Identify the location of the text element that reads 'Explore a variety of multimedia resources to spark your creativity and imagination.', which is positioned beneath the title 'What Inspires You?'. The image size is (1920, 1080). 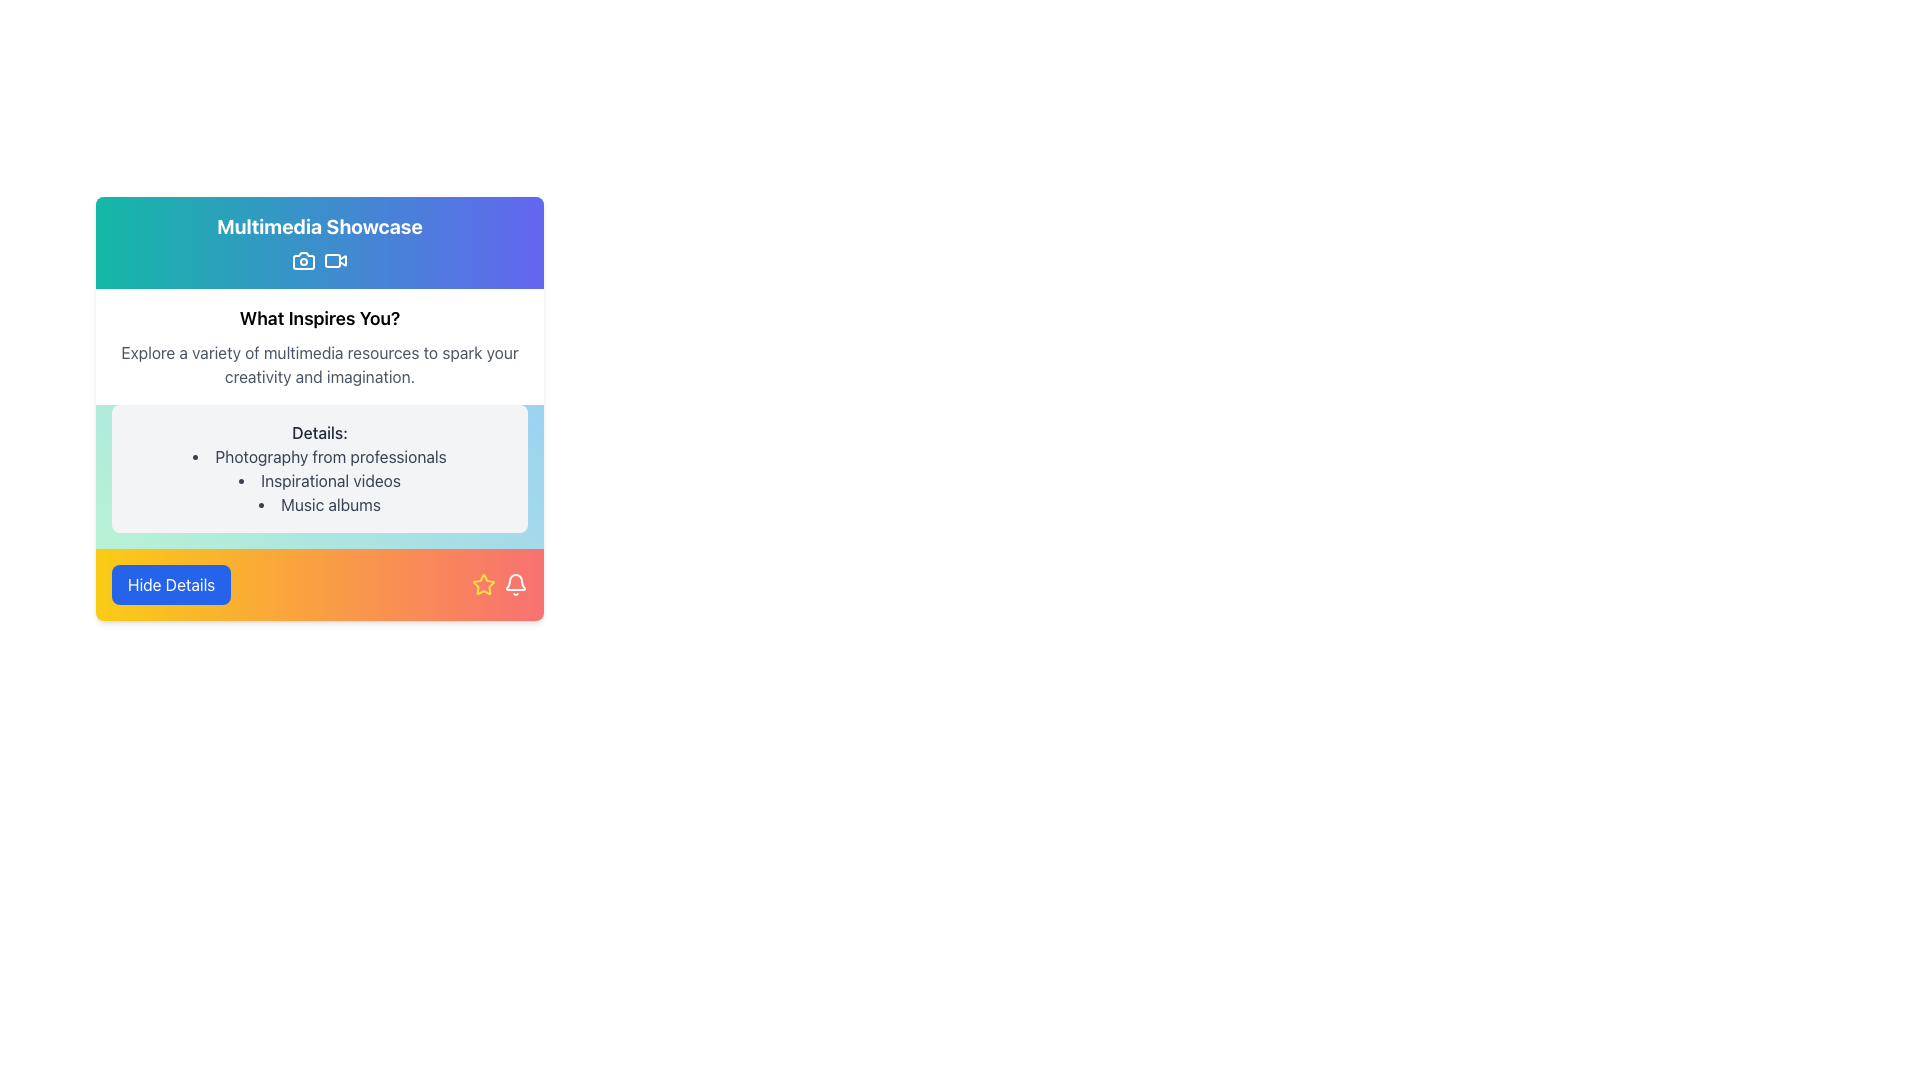
(320, 365).